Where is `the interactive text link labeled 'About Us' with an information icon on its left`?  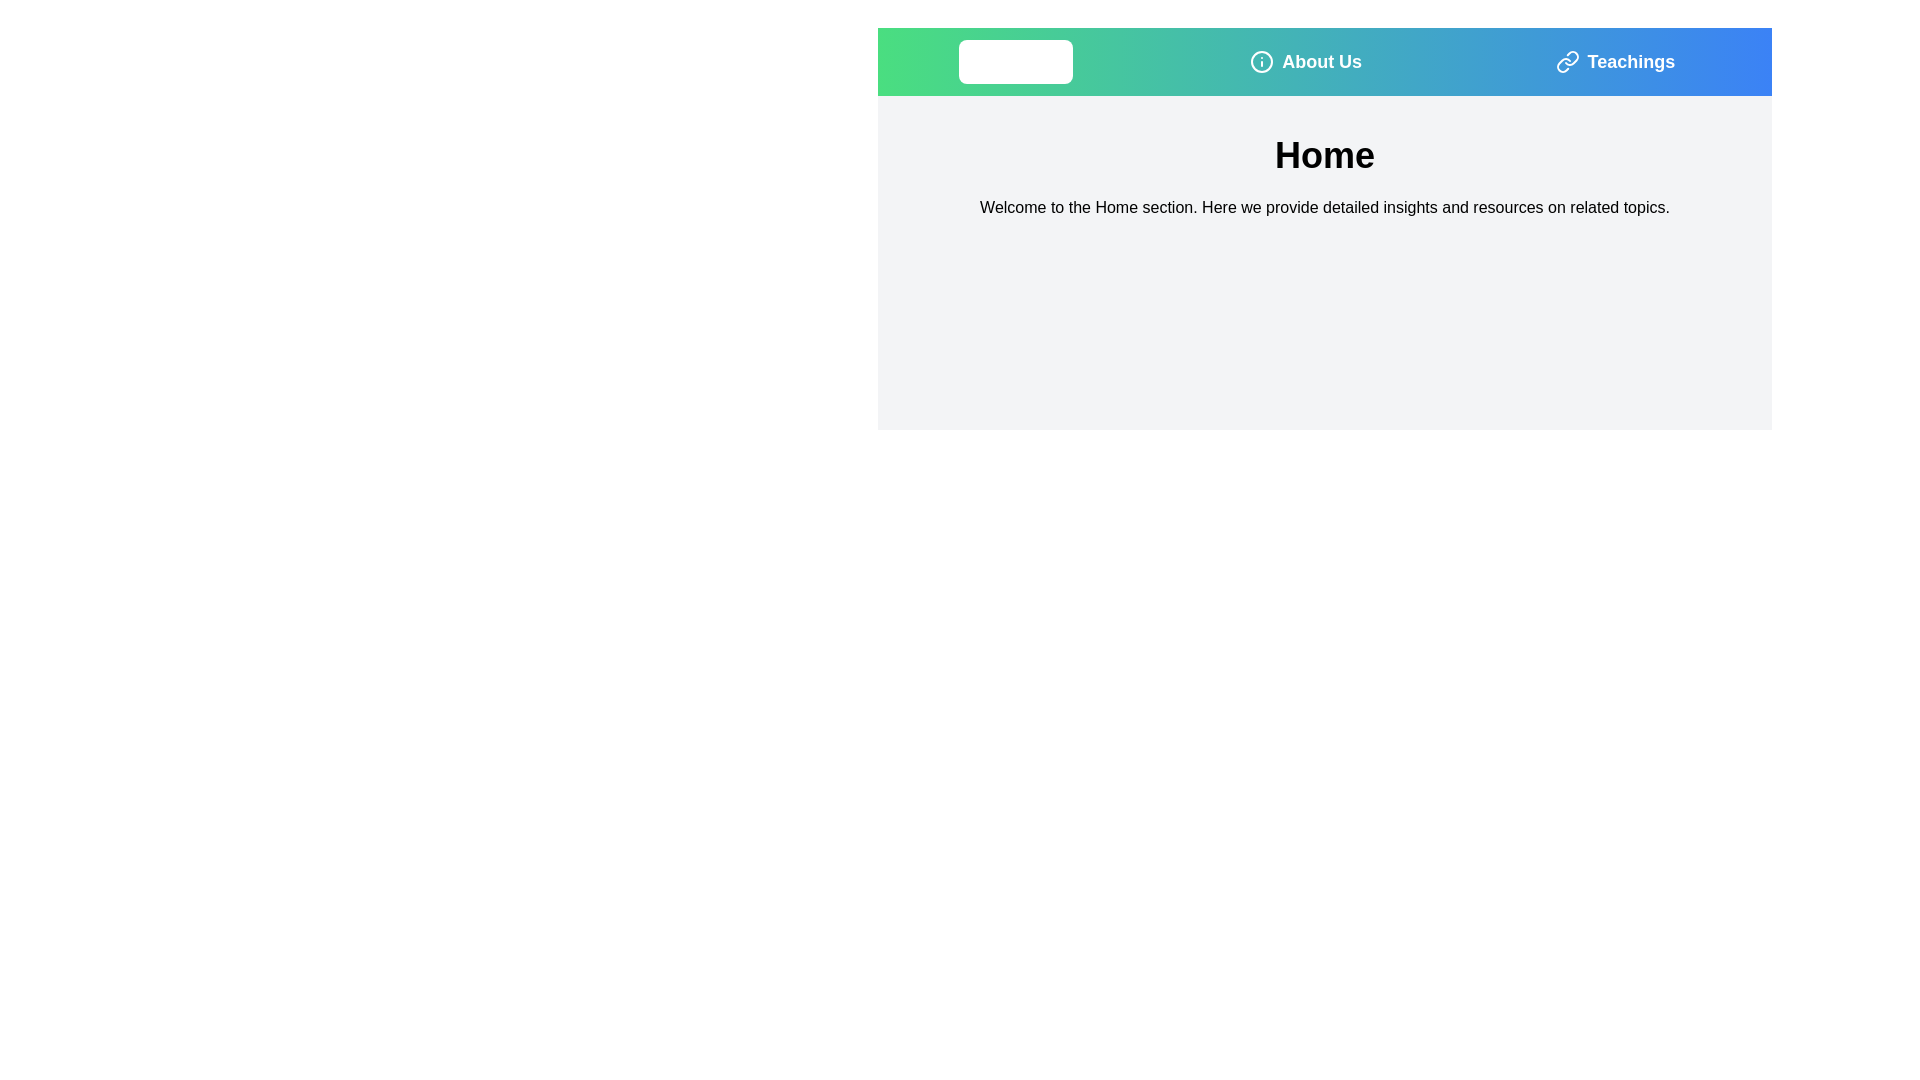
the interactive text link labeled 'About Us' with an information icon on its left is located at coordinates (1306, 60).